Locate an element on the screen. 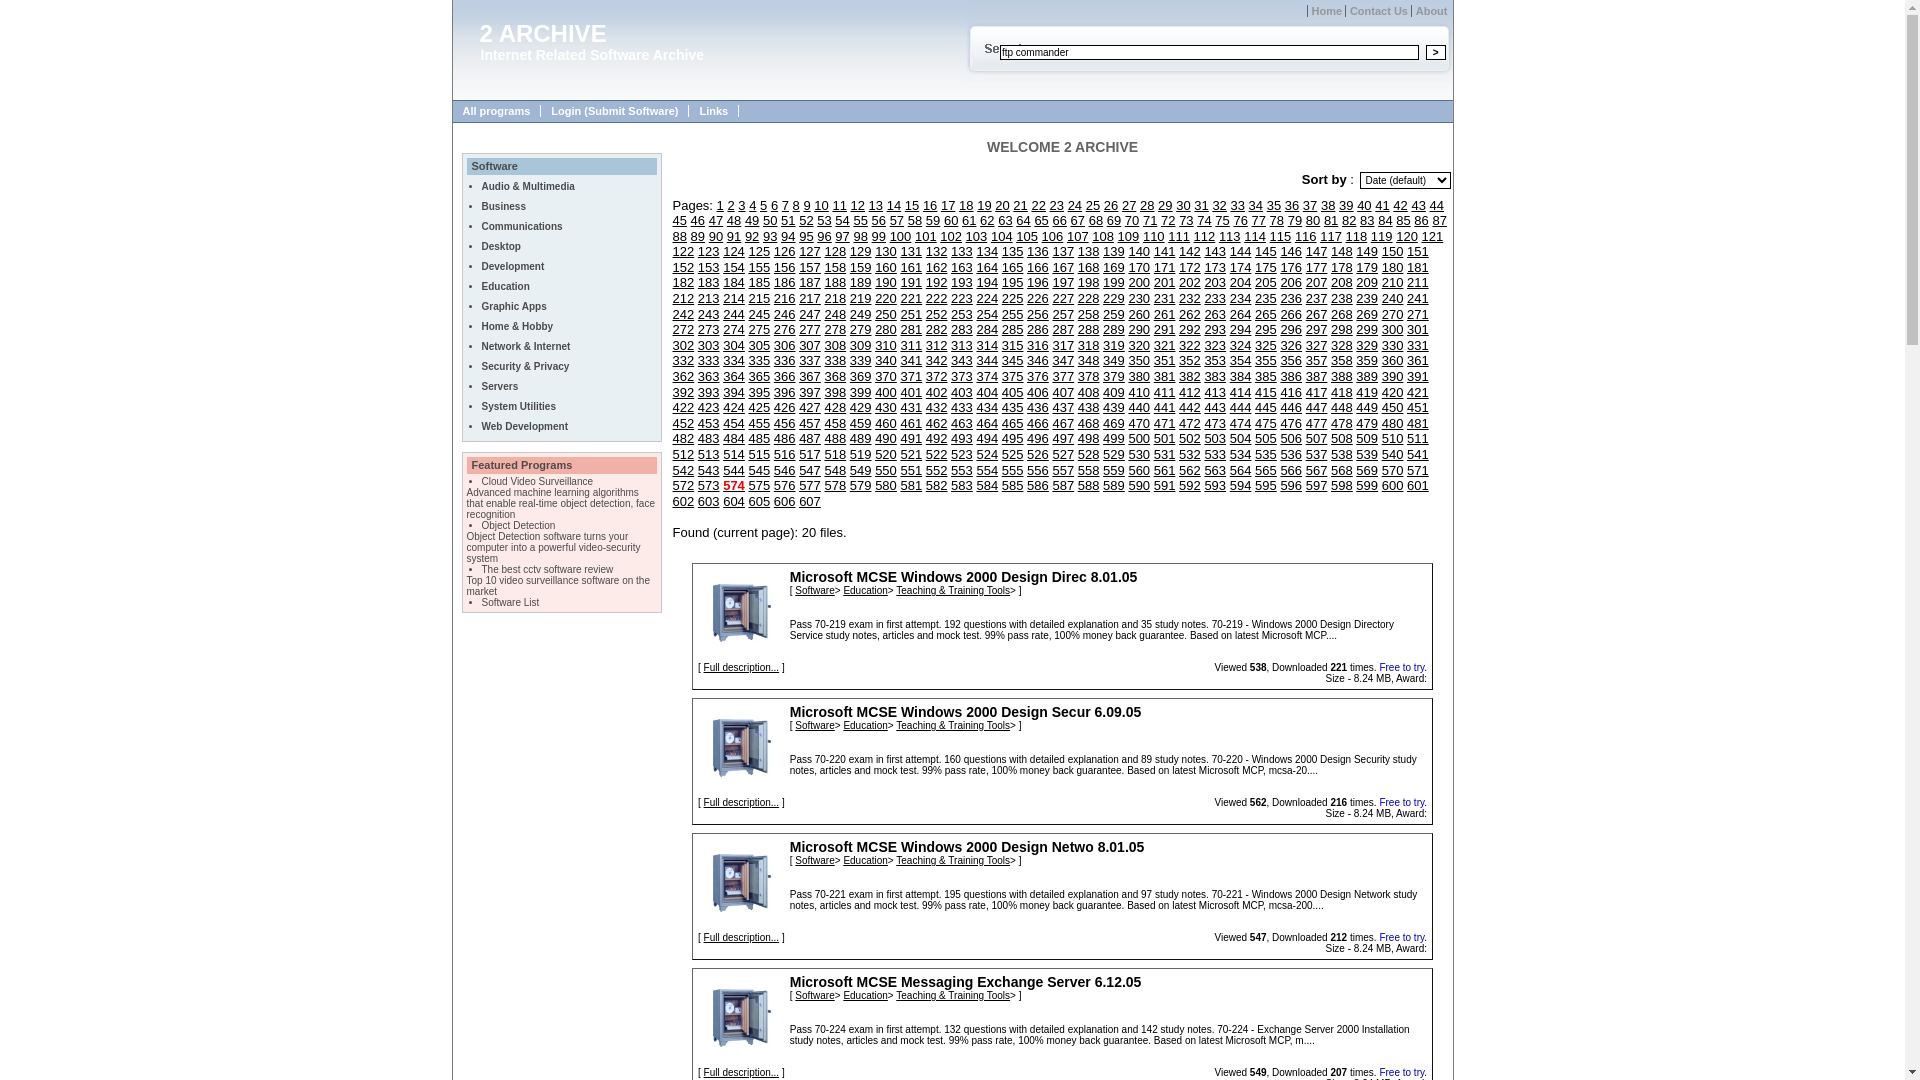 The height and width of the screenshot is (1080, 1920). '310' is located at coordinates (874, 344).